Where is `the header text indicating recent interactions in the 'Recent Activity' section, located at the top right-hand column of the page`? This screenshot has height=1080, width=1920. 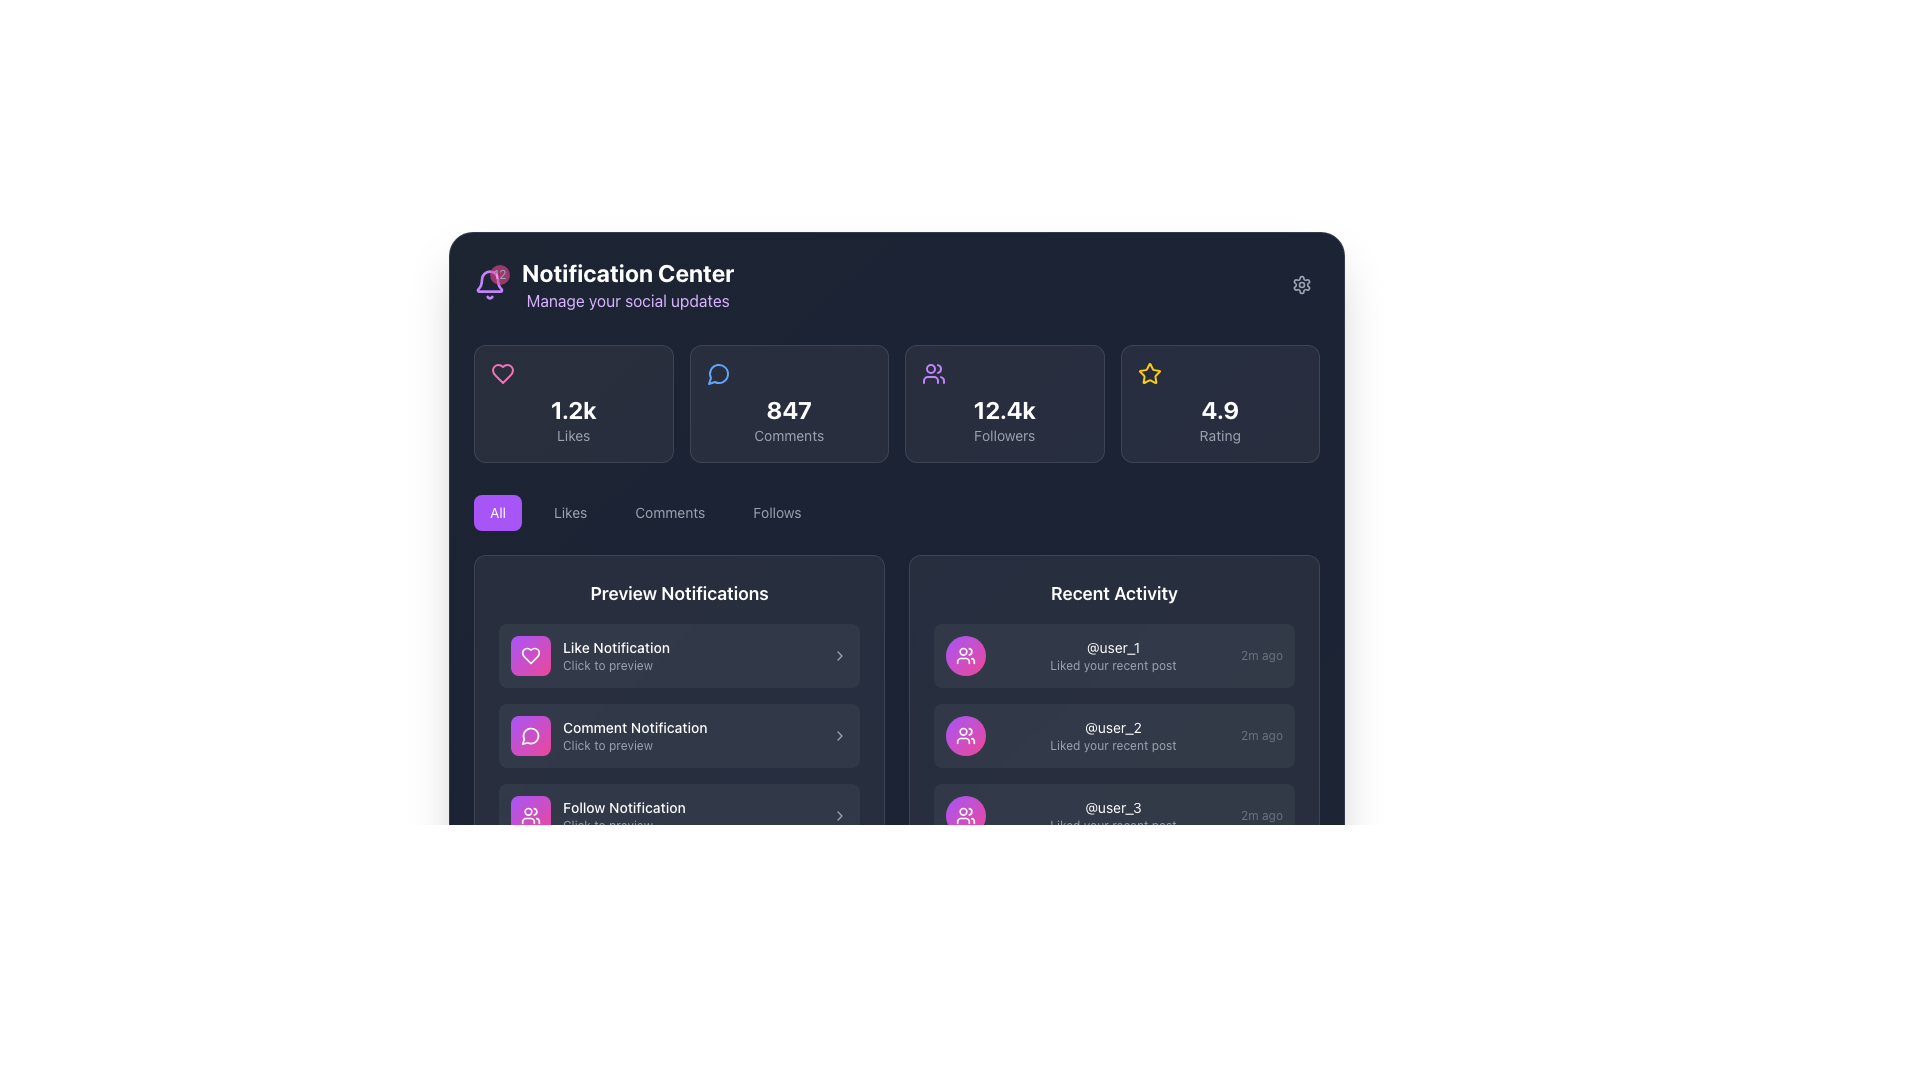 the header text indicating recent interactions in the 'Recent Activity' section, located at the top right-hand column of the page is located at coordinates (1113, 593).